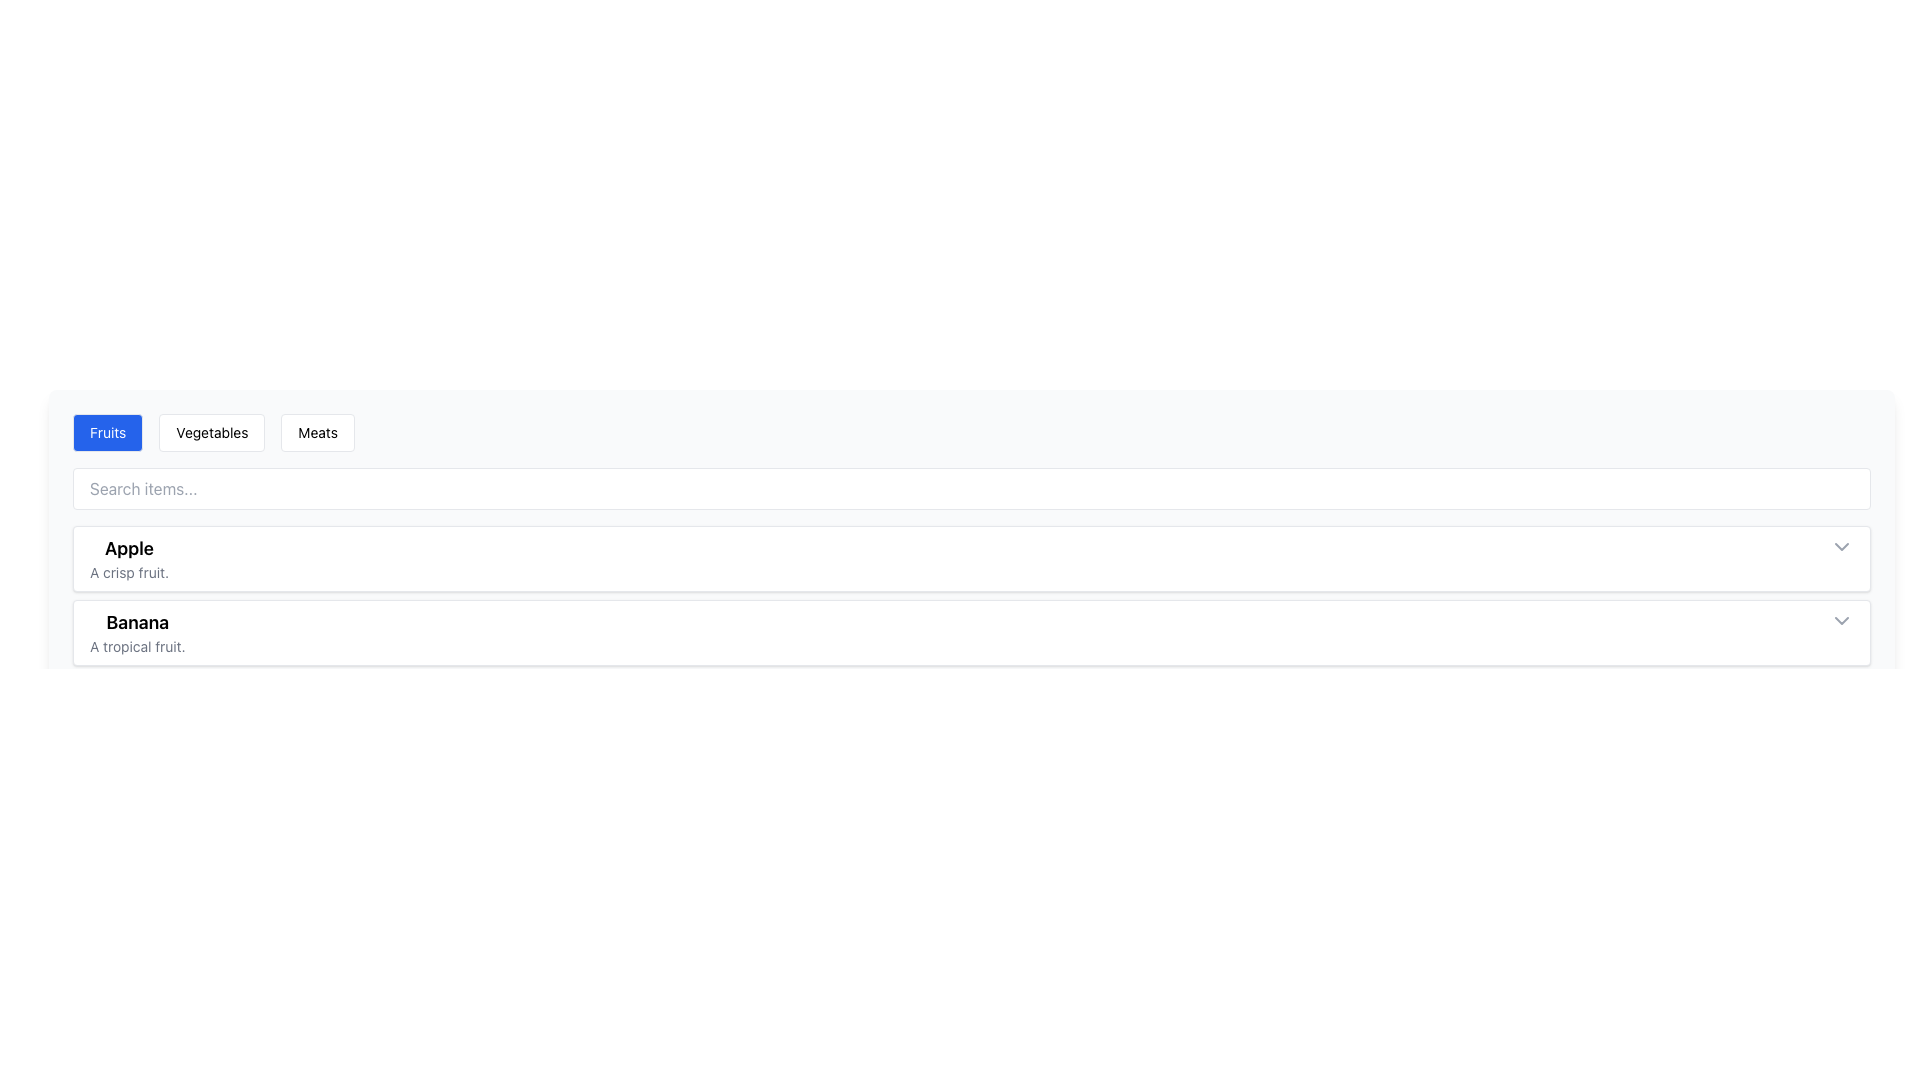 This screenshot has height=1080, width=1920. What do you see at coordinates (128, 548) in the screenshot?
I see `the text label for 'Apple'` at bounding box center [128, 548].